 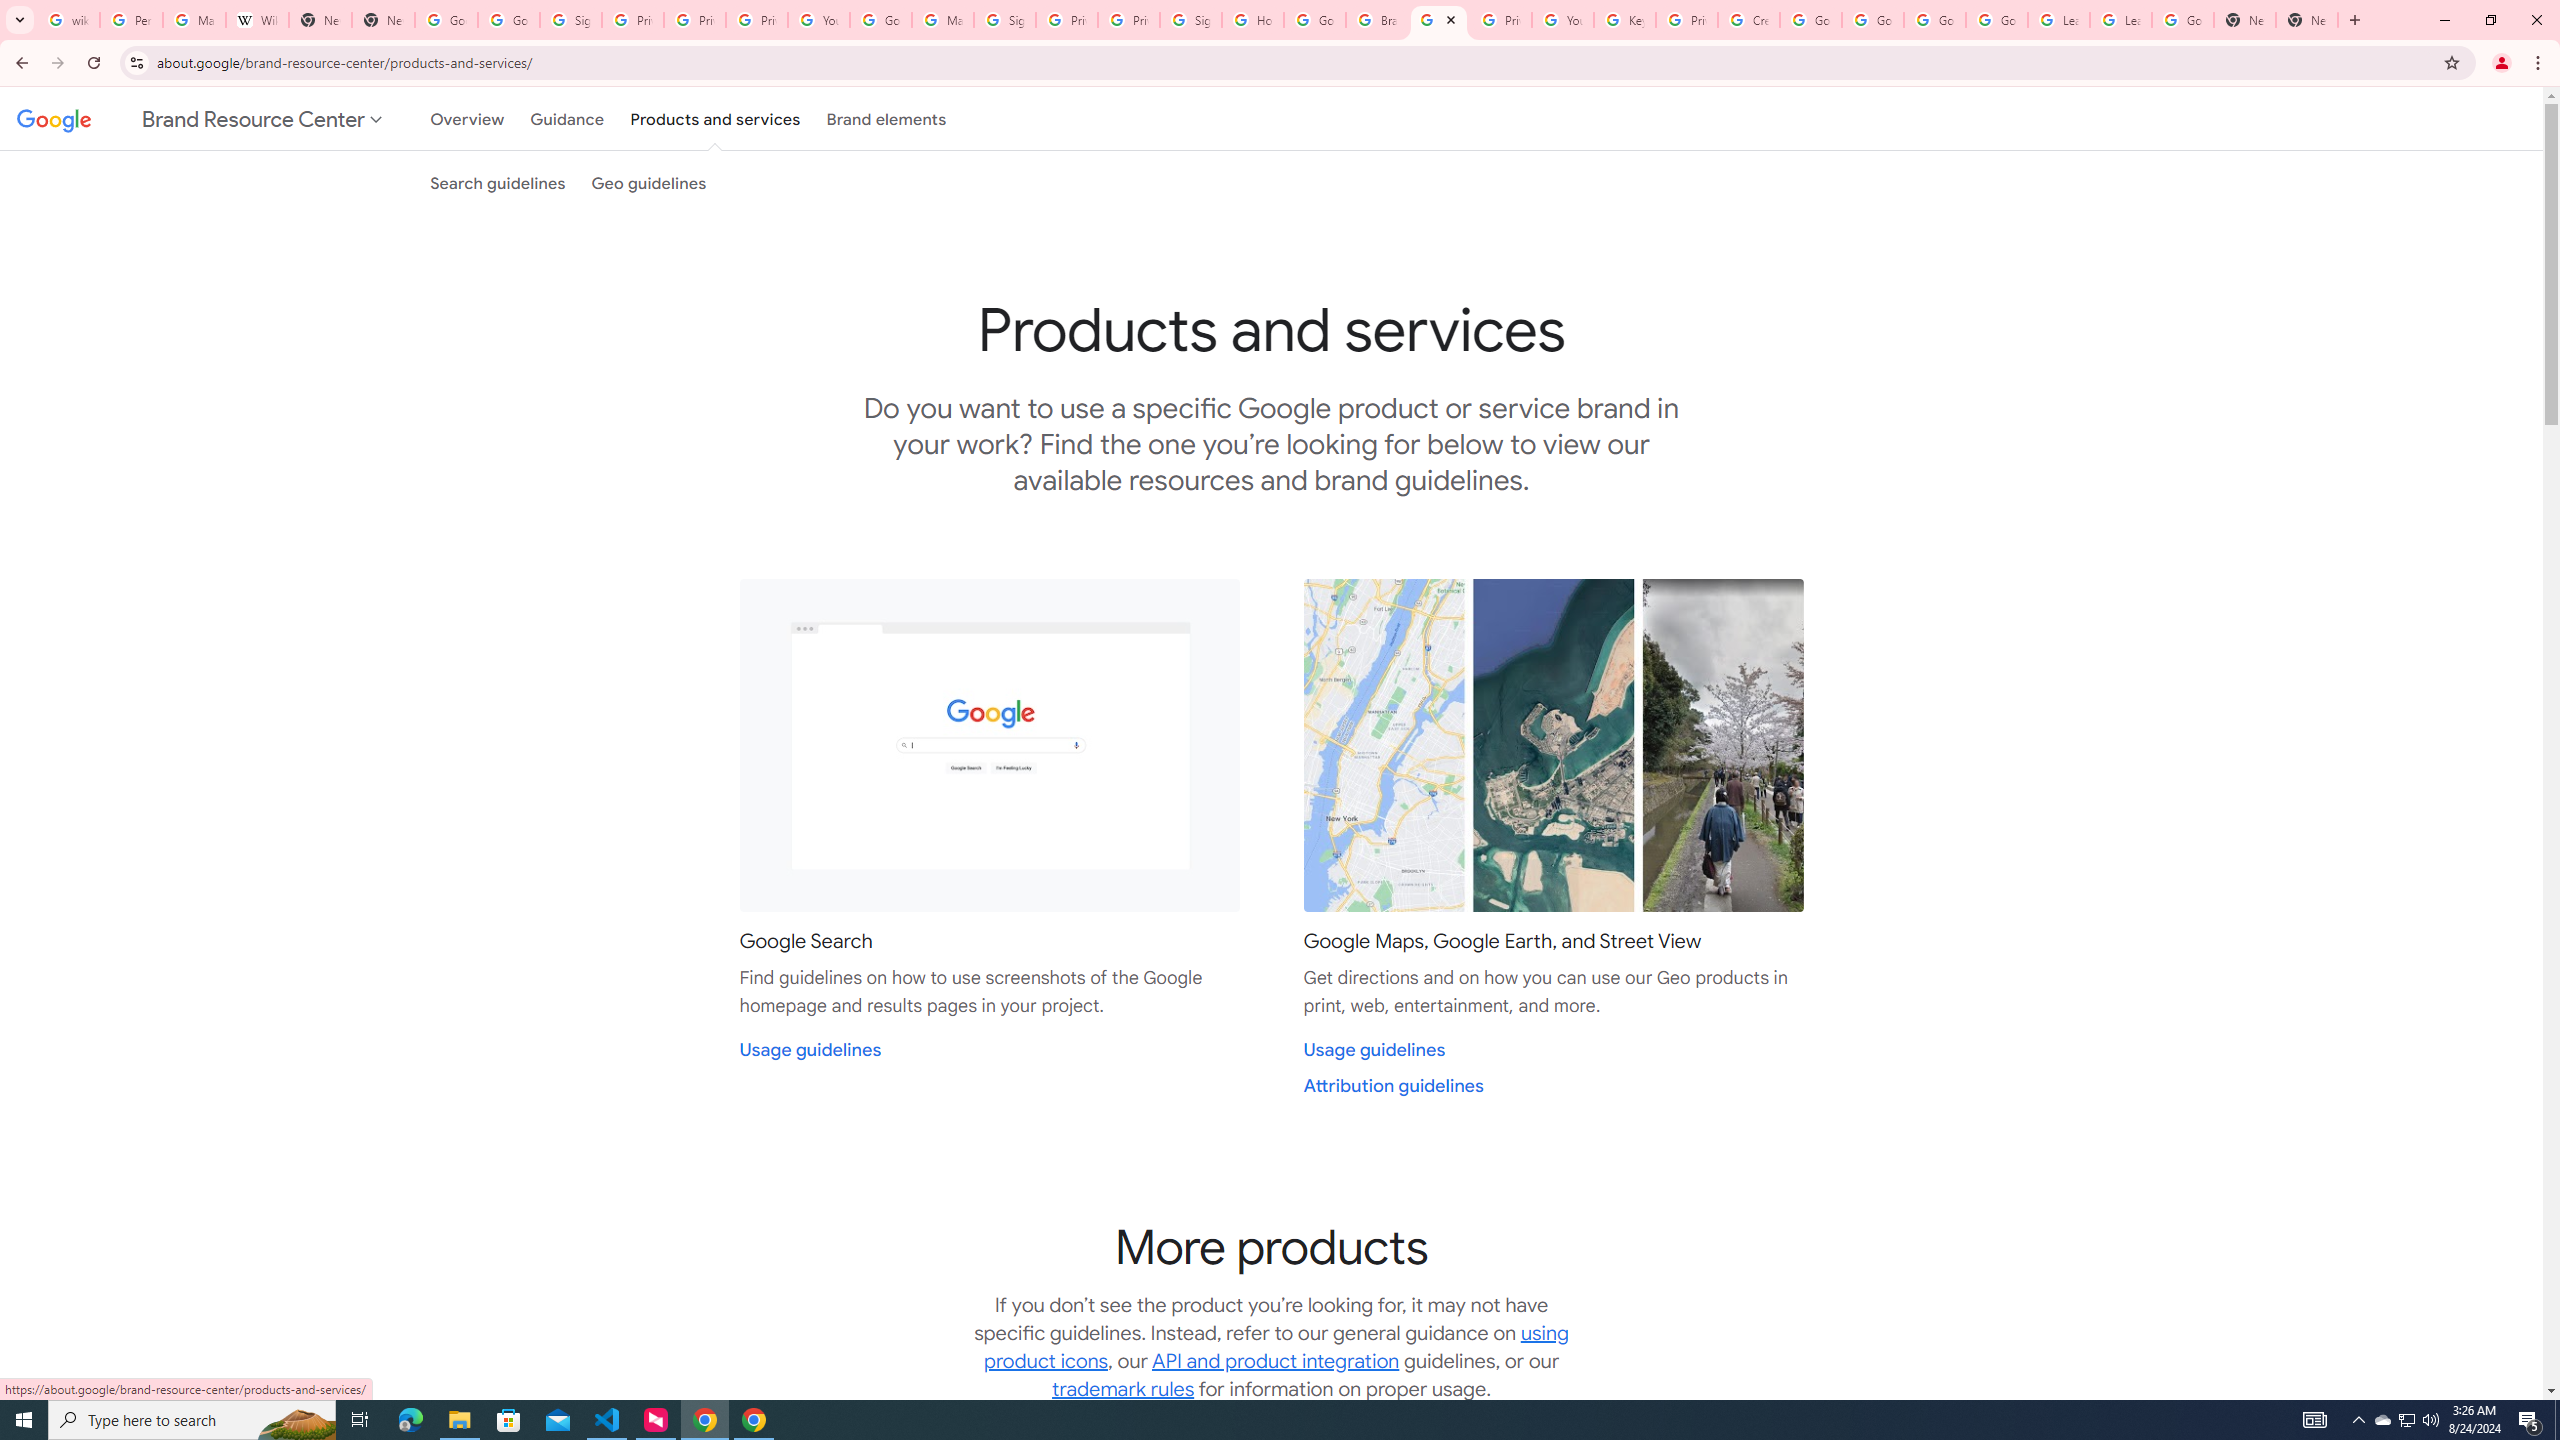 What do you see at coordinates (1275, 1360) in the screenshot?
I see `'API and product integration'` at bounding box center [1275, 1360].